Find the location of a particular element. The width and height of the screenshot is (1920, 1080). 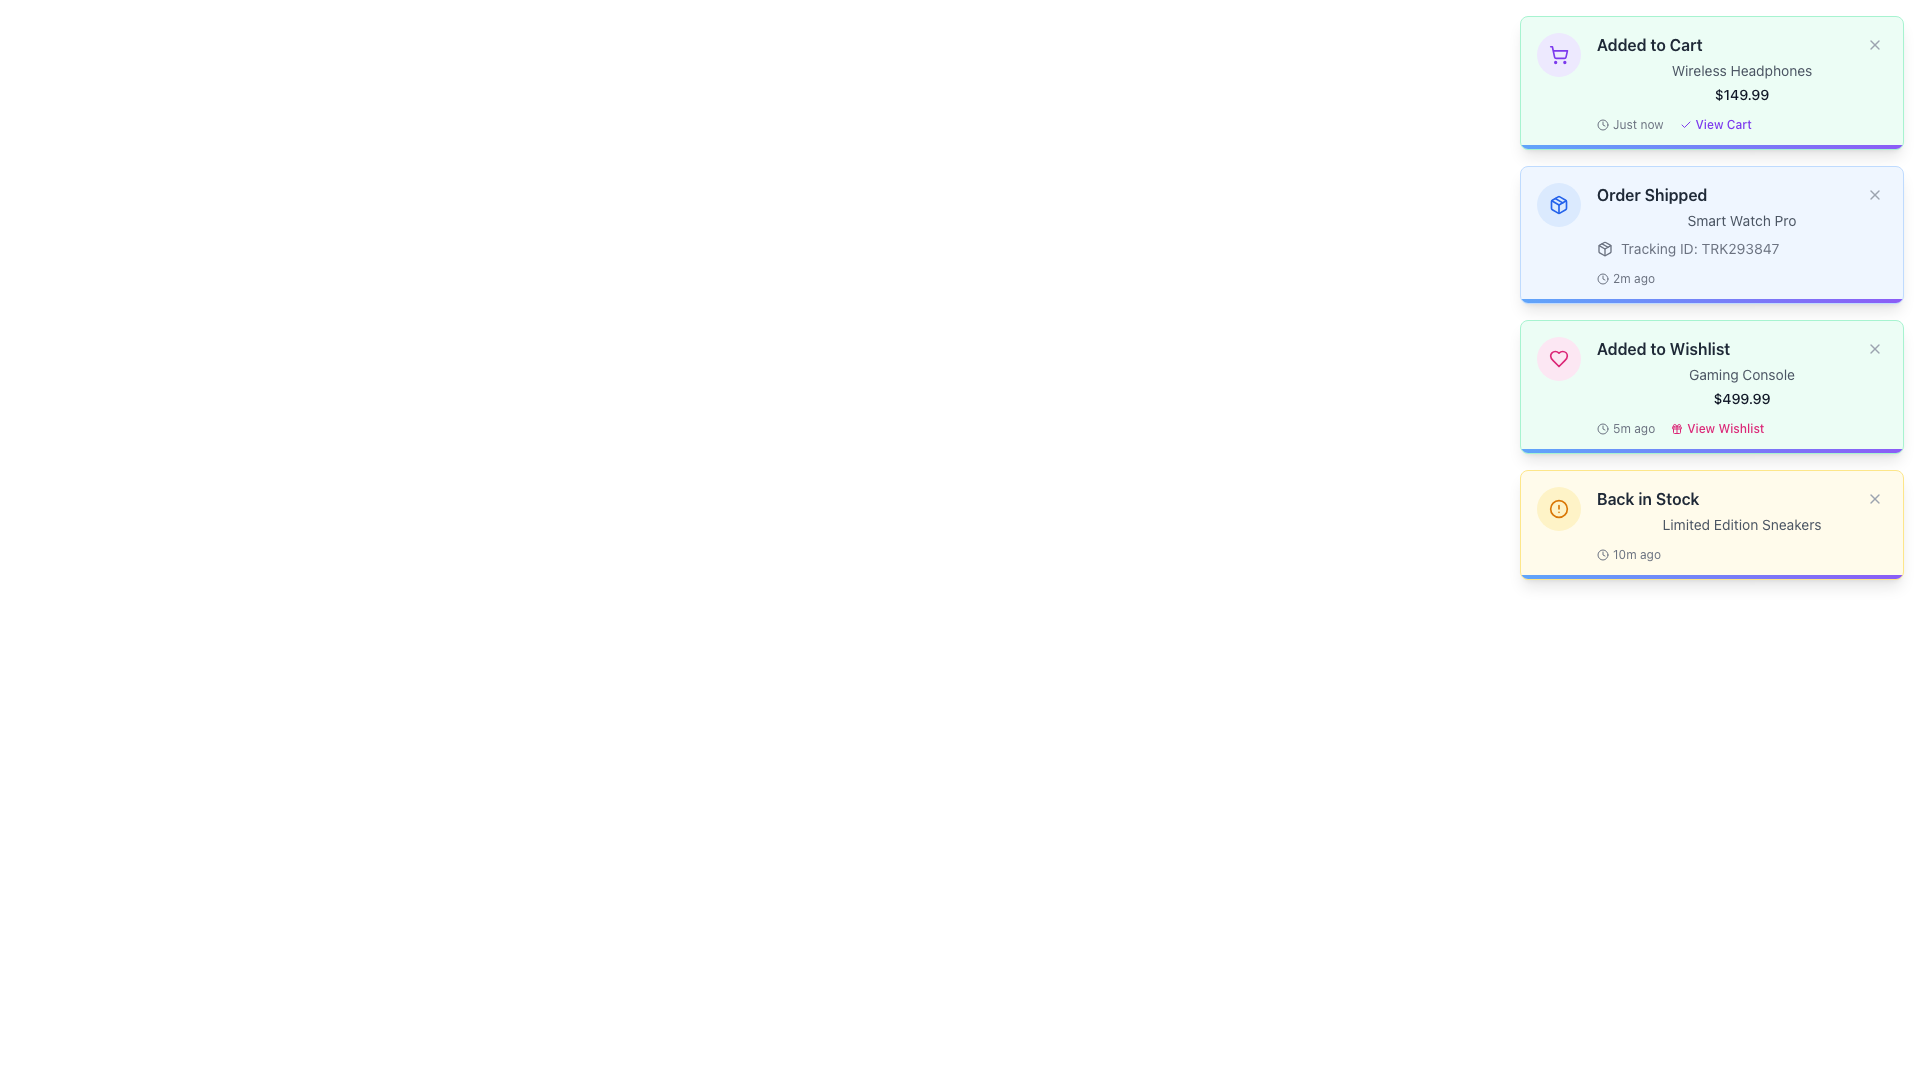

the progress bar located at the bottom edge of the 'Order Shipped' notification card, which features a gradient from blue to violet is located at coordinates (1711, 300).